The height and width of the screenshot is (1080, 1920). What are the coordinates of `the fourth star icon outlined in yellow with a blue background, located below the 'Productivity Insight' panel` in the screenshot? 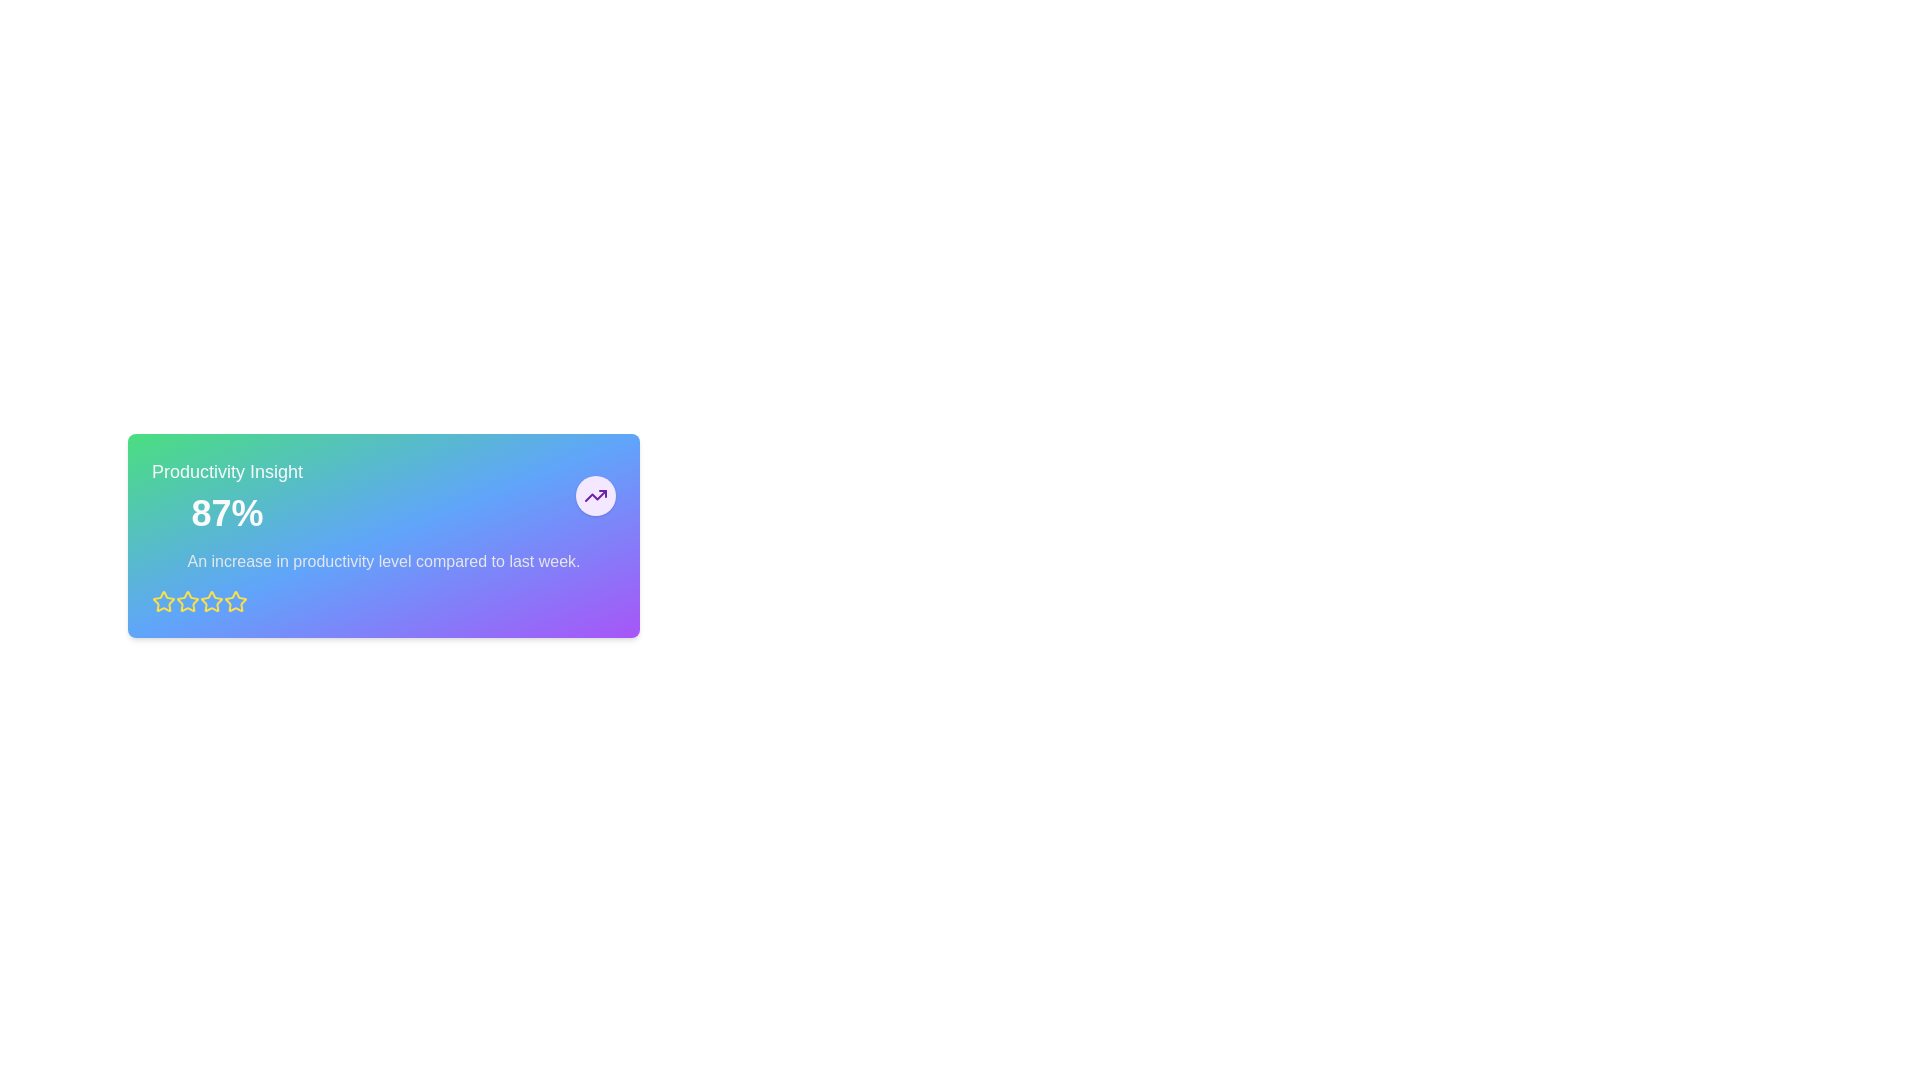 It's located at (211, 600).